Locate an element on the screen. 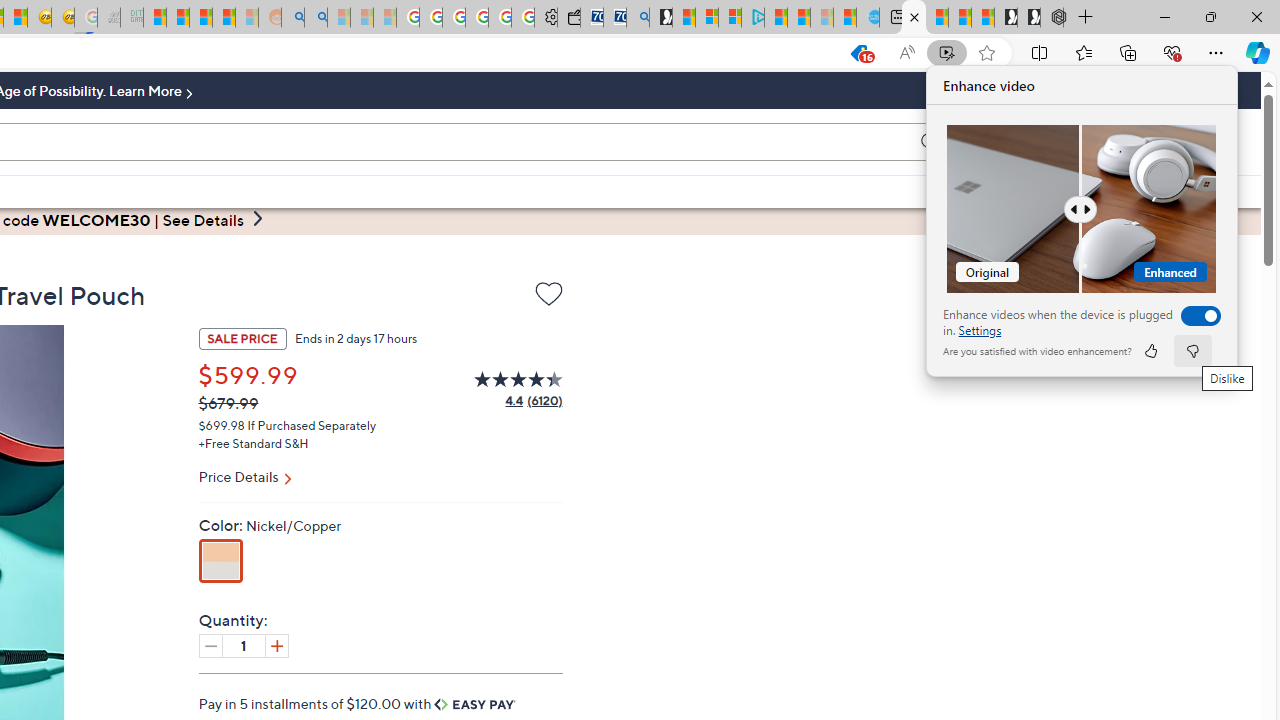 Image resolution: width=1280 pixels, height=720 pixels. 'SALE PRICE' is located at coordinates (241, 337).